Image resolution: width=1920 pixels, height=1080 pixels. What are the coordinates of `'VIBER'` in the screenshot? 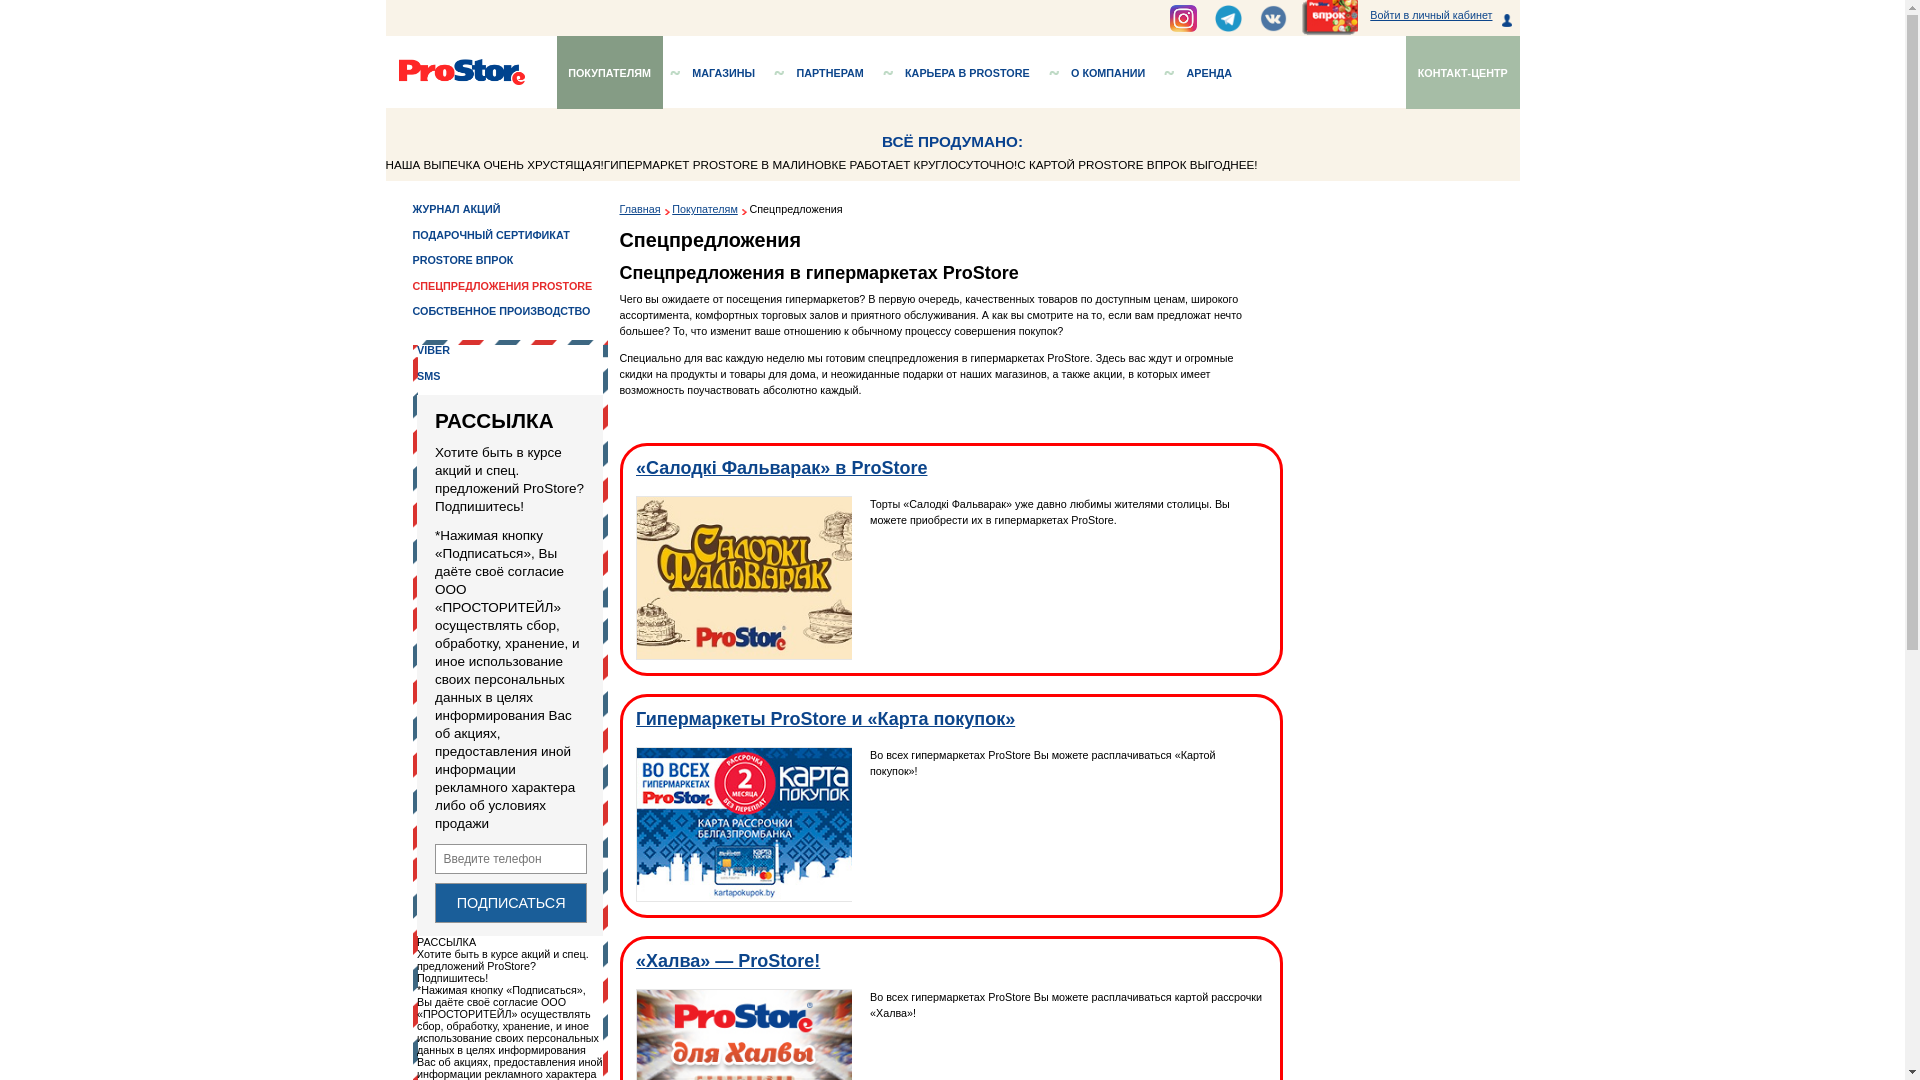 It's located at (481, 389).